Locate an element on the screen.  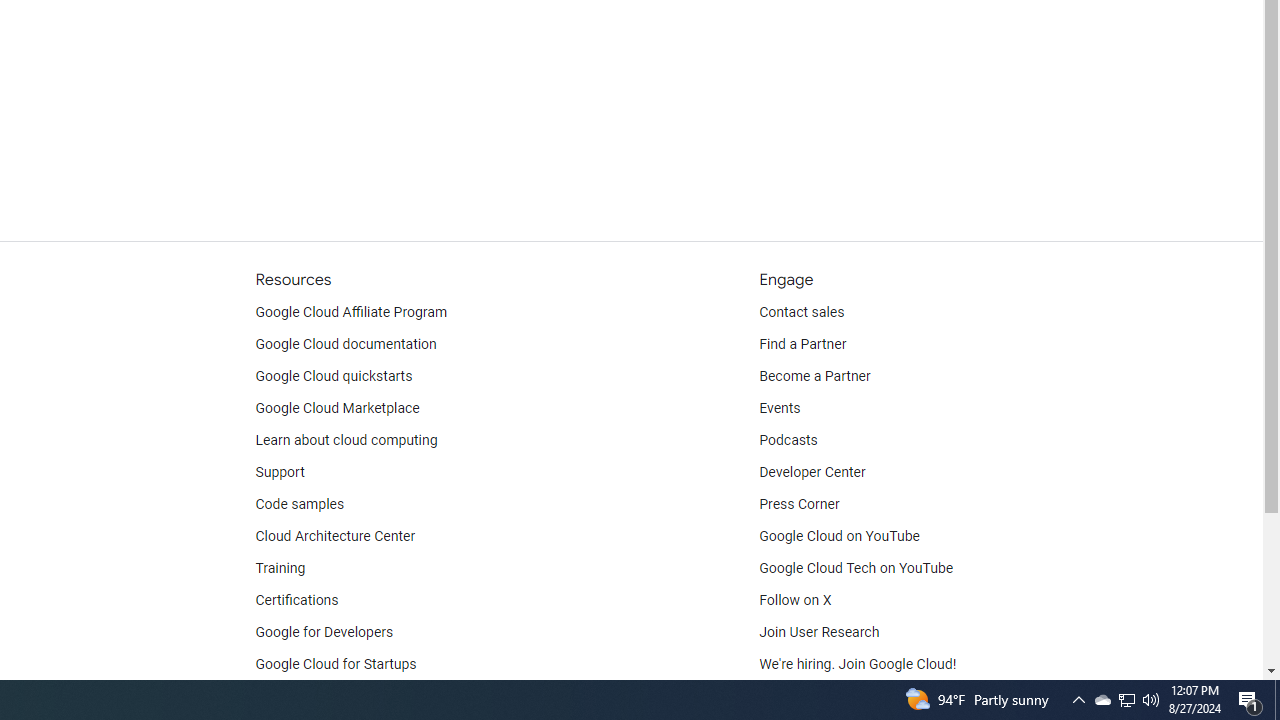
'Google Cloud documentation' is located at coordinates (345, 343).